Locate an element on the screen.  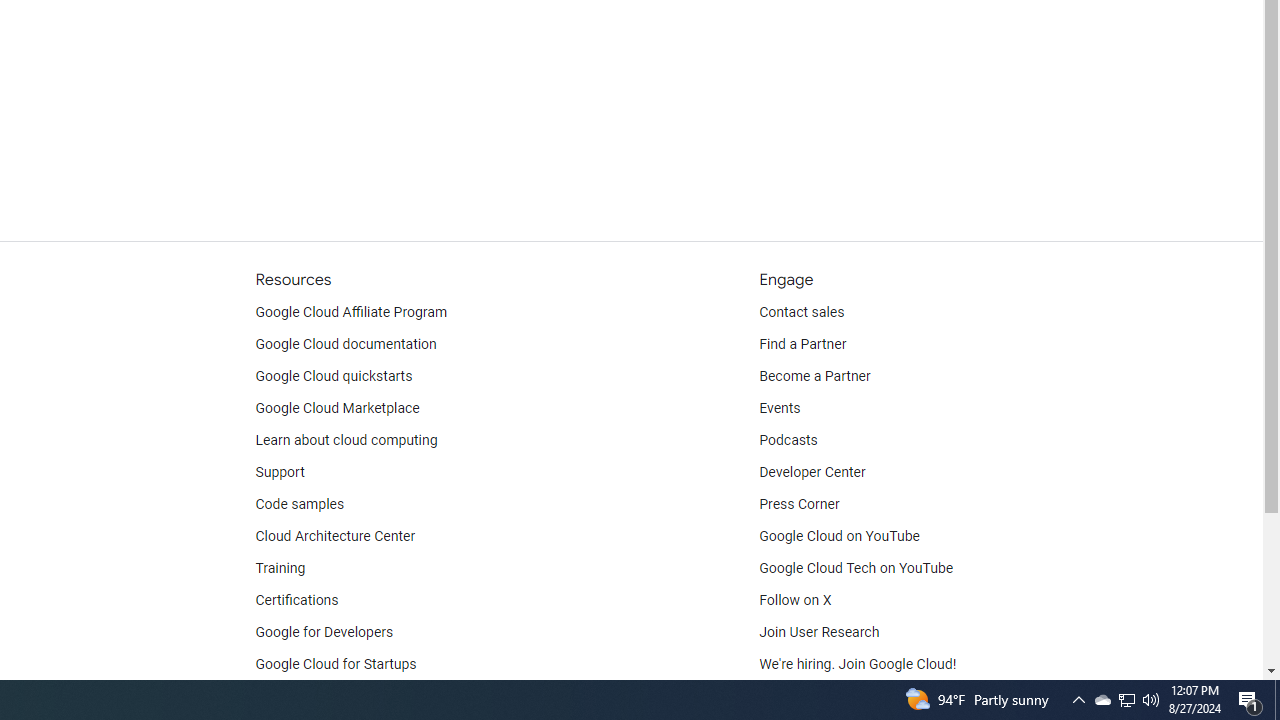
'Google Cloud documentation' is located at coordinates (345, 343).